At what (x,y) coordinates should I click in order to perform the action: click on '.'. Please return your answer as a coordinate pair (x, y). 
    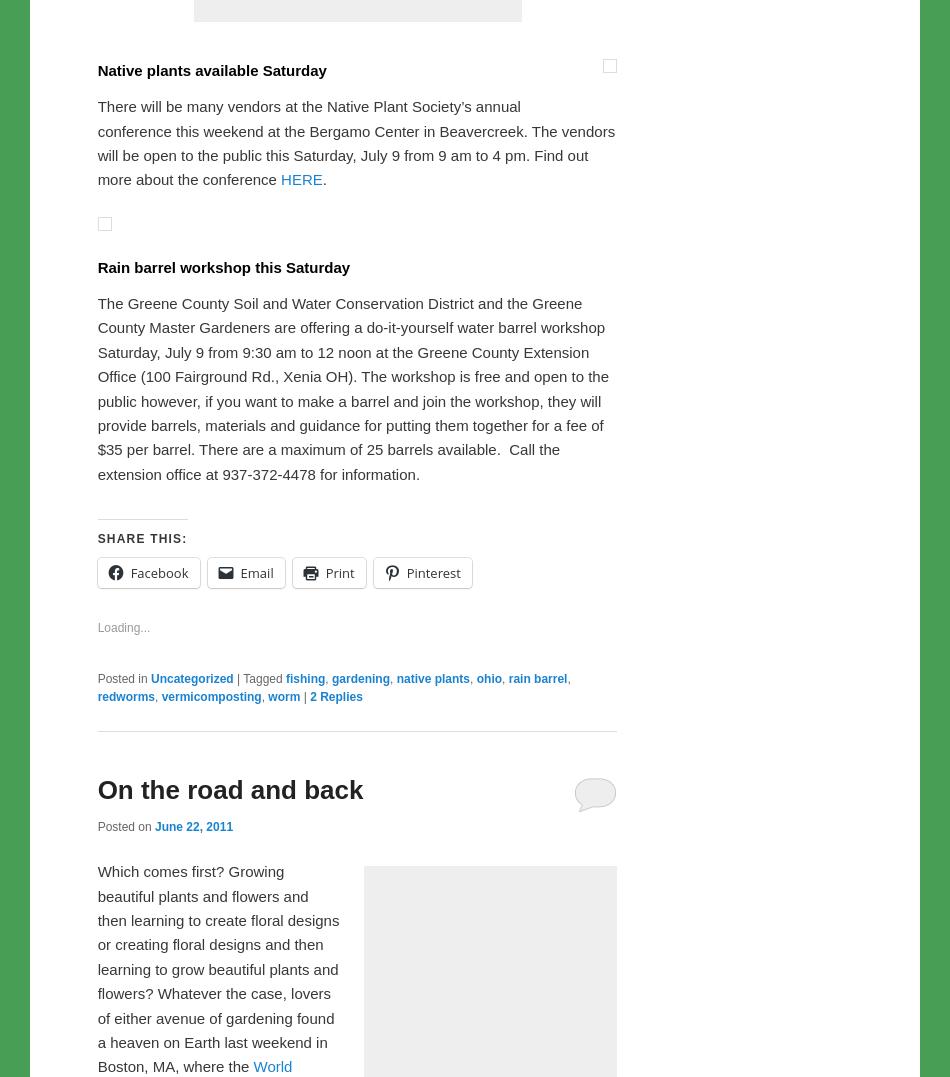
    Looking at the image, I should click on (320, 597).